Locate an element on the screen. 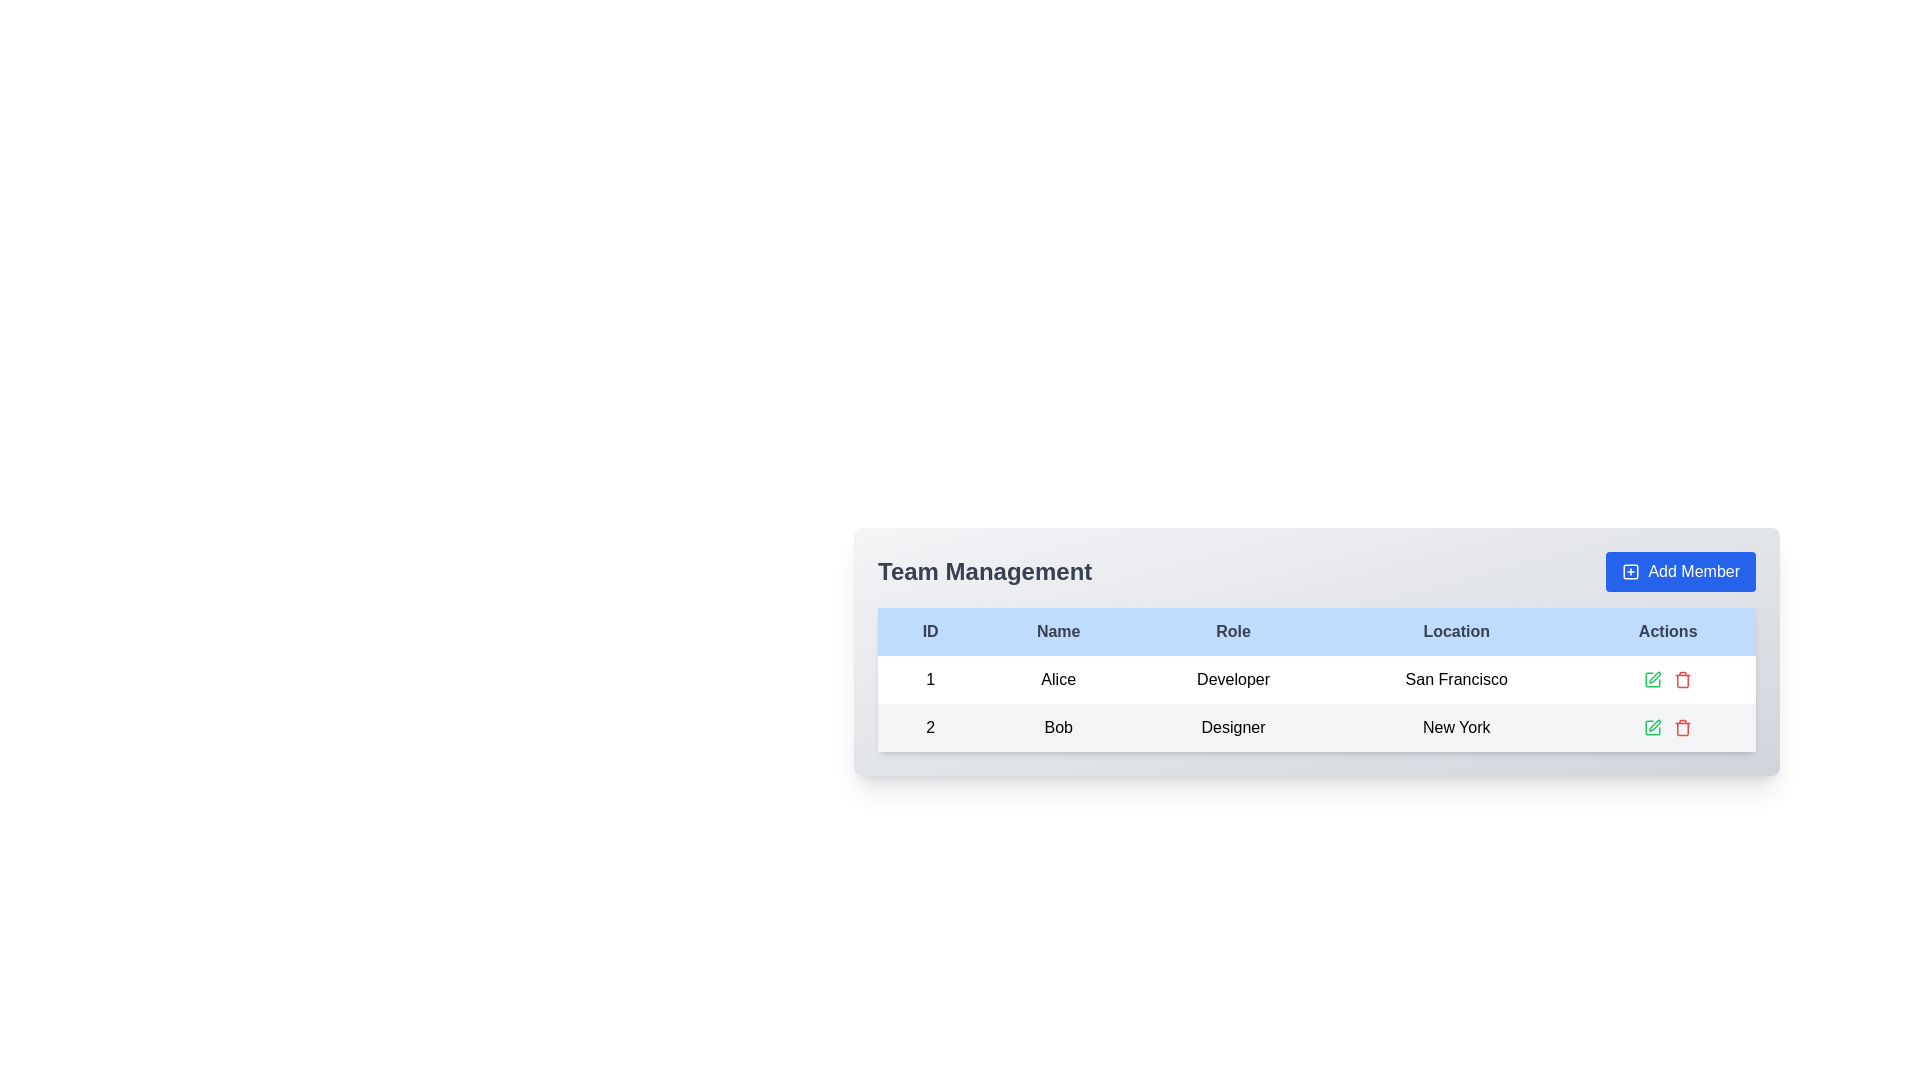 The width and height of the screenshot is (1920, 1080). the trash icon element in the 'Actions' column of the second row in the table within the 'Team Management' section is located at coordinates (1682, 729).